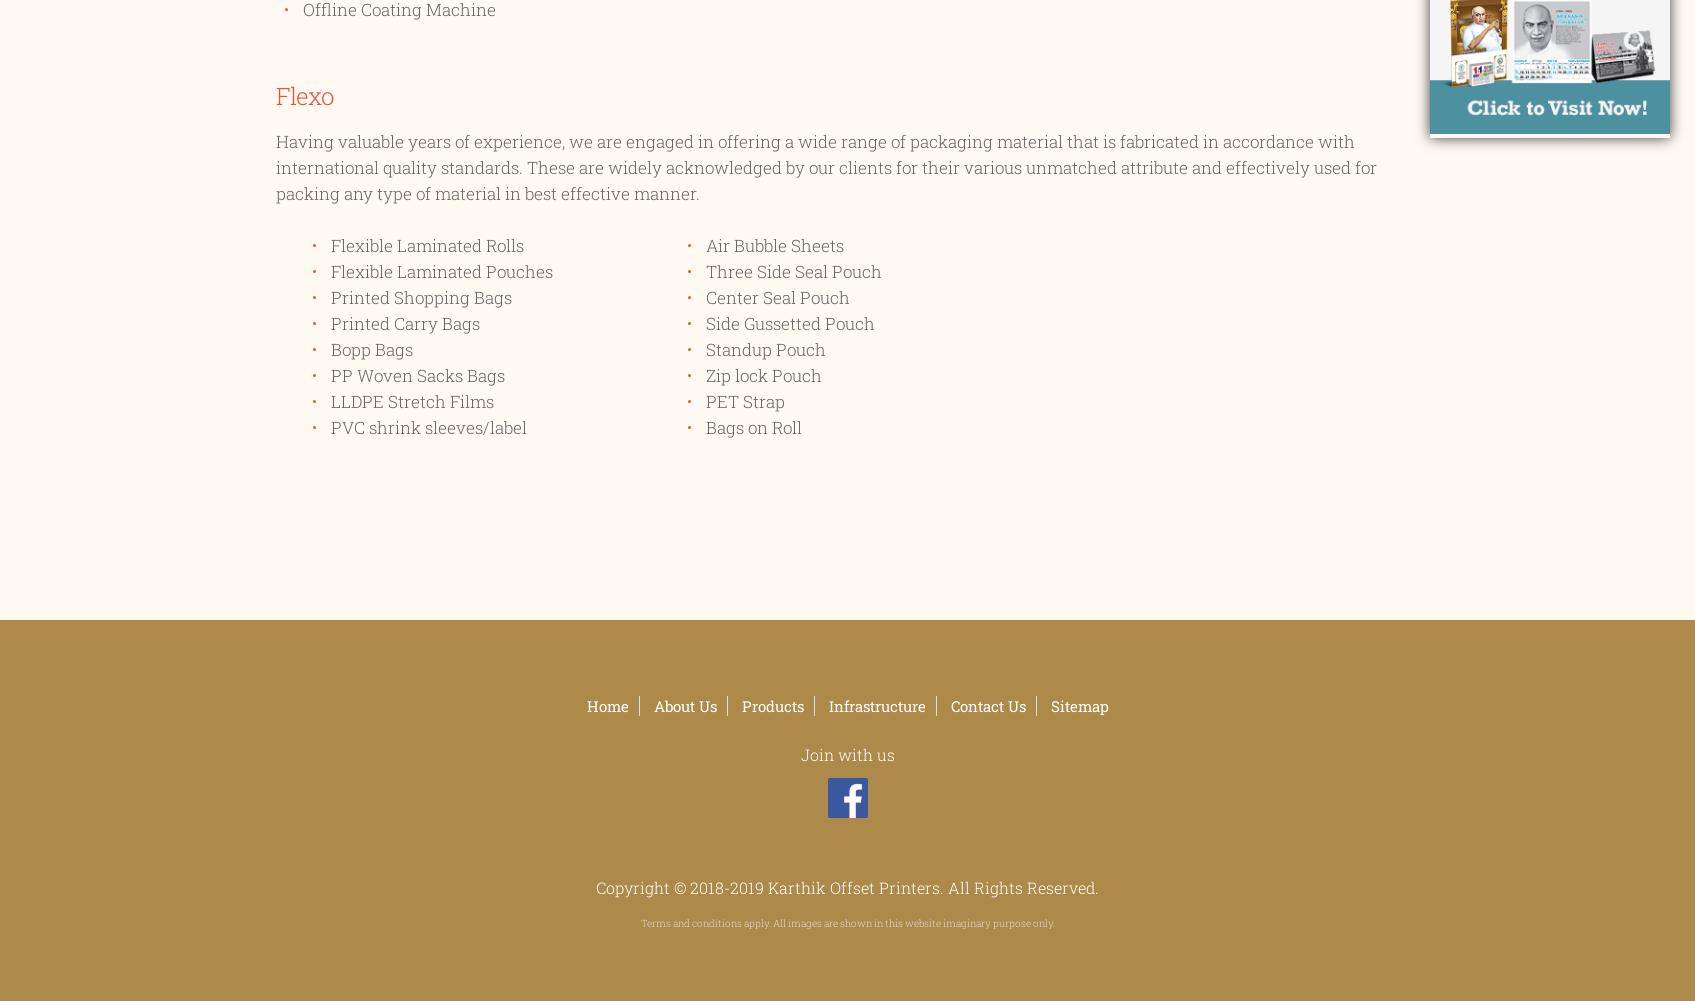 The height and width of the screenshot is (1001, 1695). What do you see at coordinates (792, 270) in the screenshot?
I see `'Three Side Seal Pouch'` at bounding box center [792, 270].